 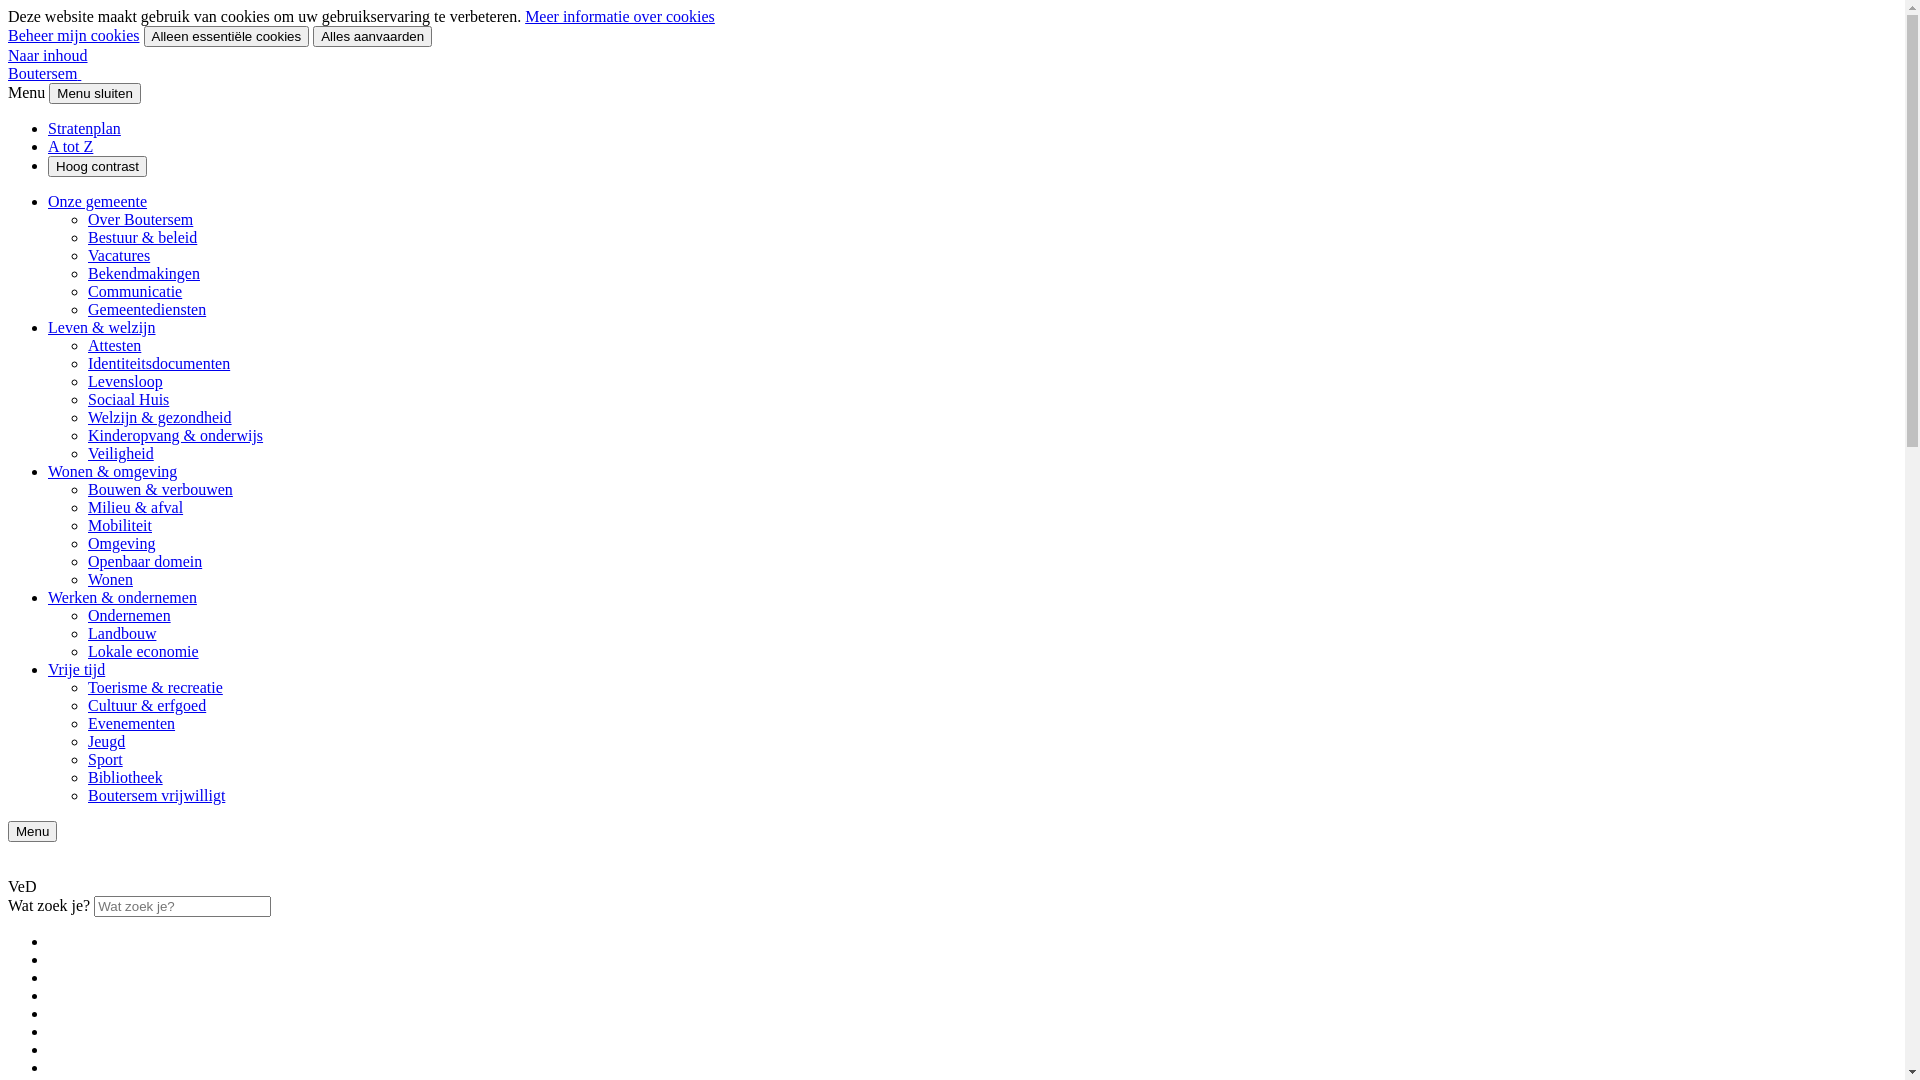 What do you see at coordinates (86, 399) in the screenshot?
I see `'Sociaal Huis'` at bounding box center [86, 399].